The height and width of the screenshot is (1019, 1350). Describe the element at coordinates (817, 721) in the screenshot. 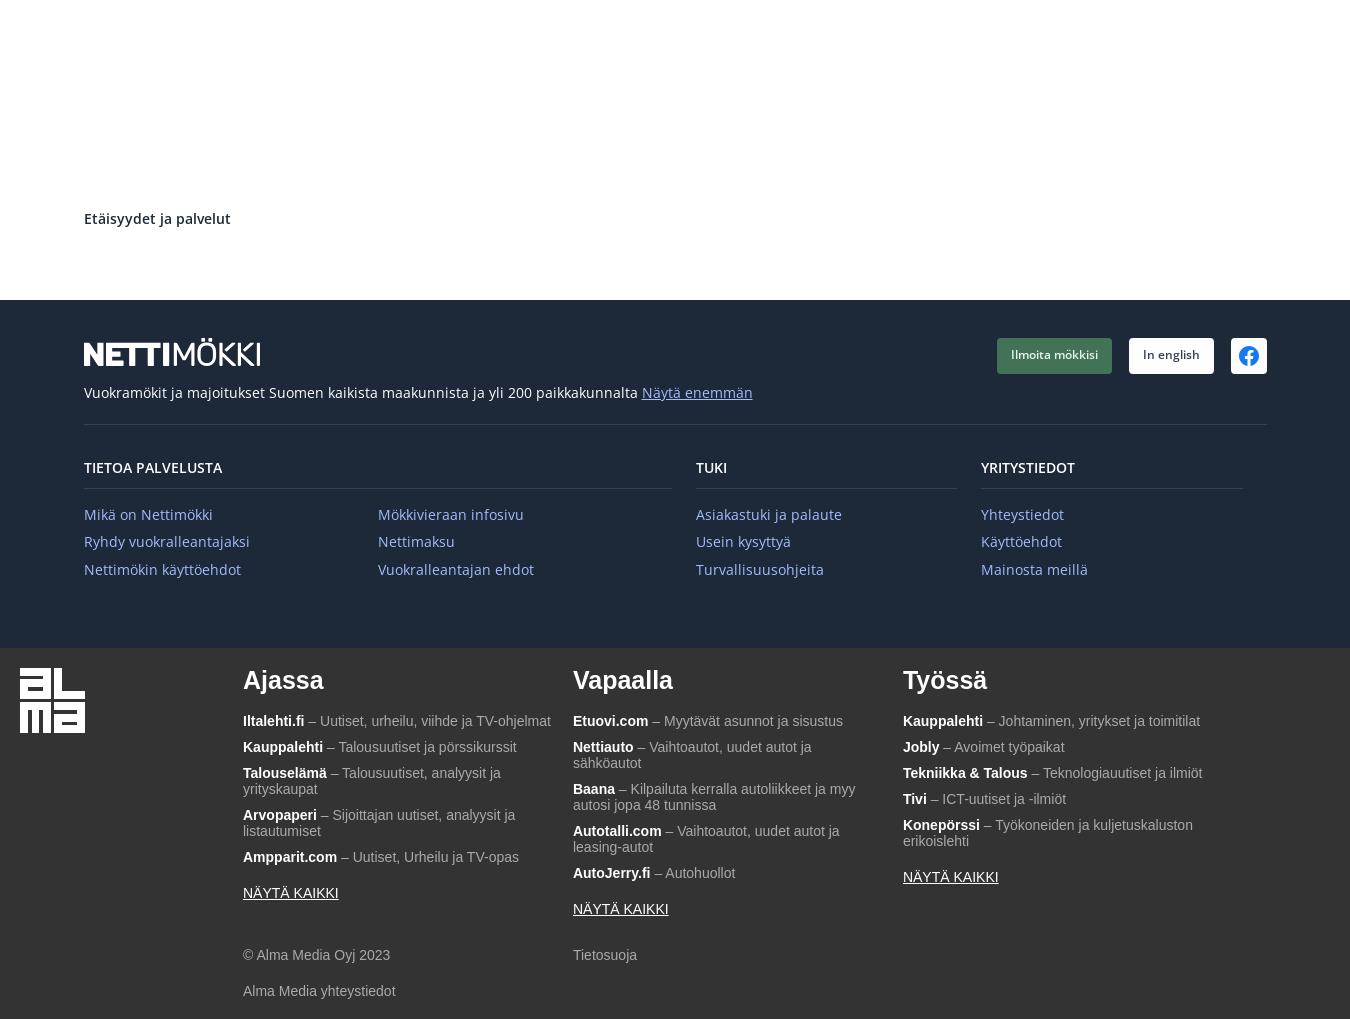

I see `'sisustus'` at that location.